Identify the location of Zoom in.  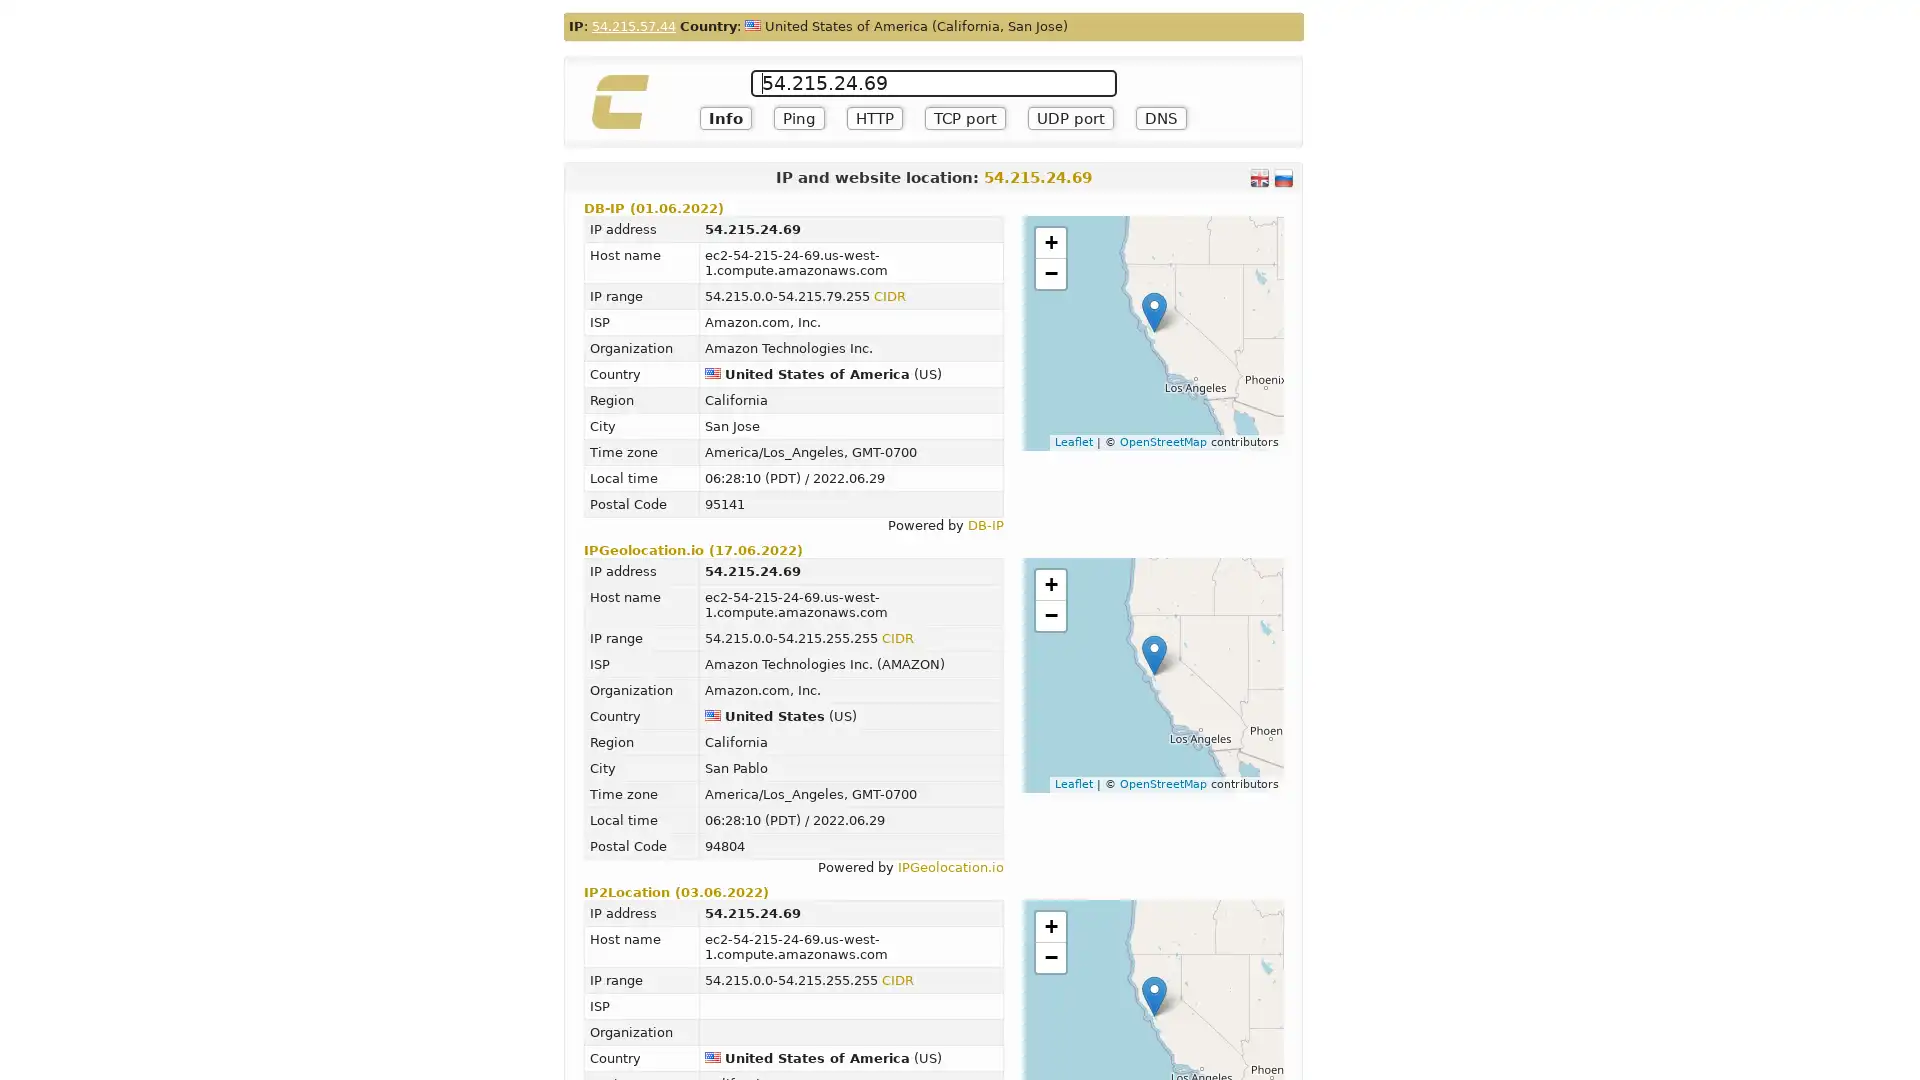
(1050, 927).